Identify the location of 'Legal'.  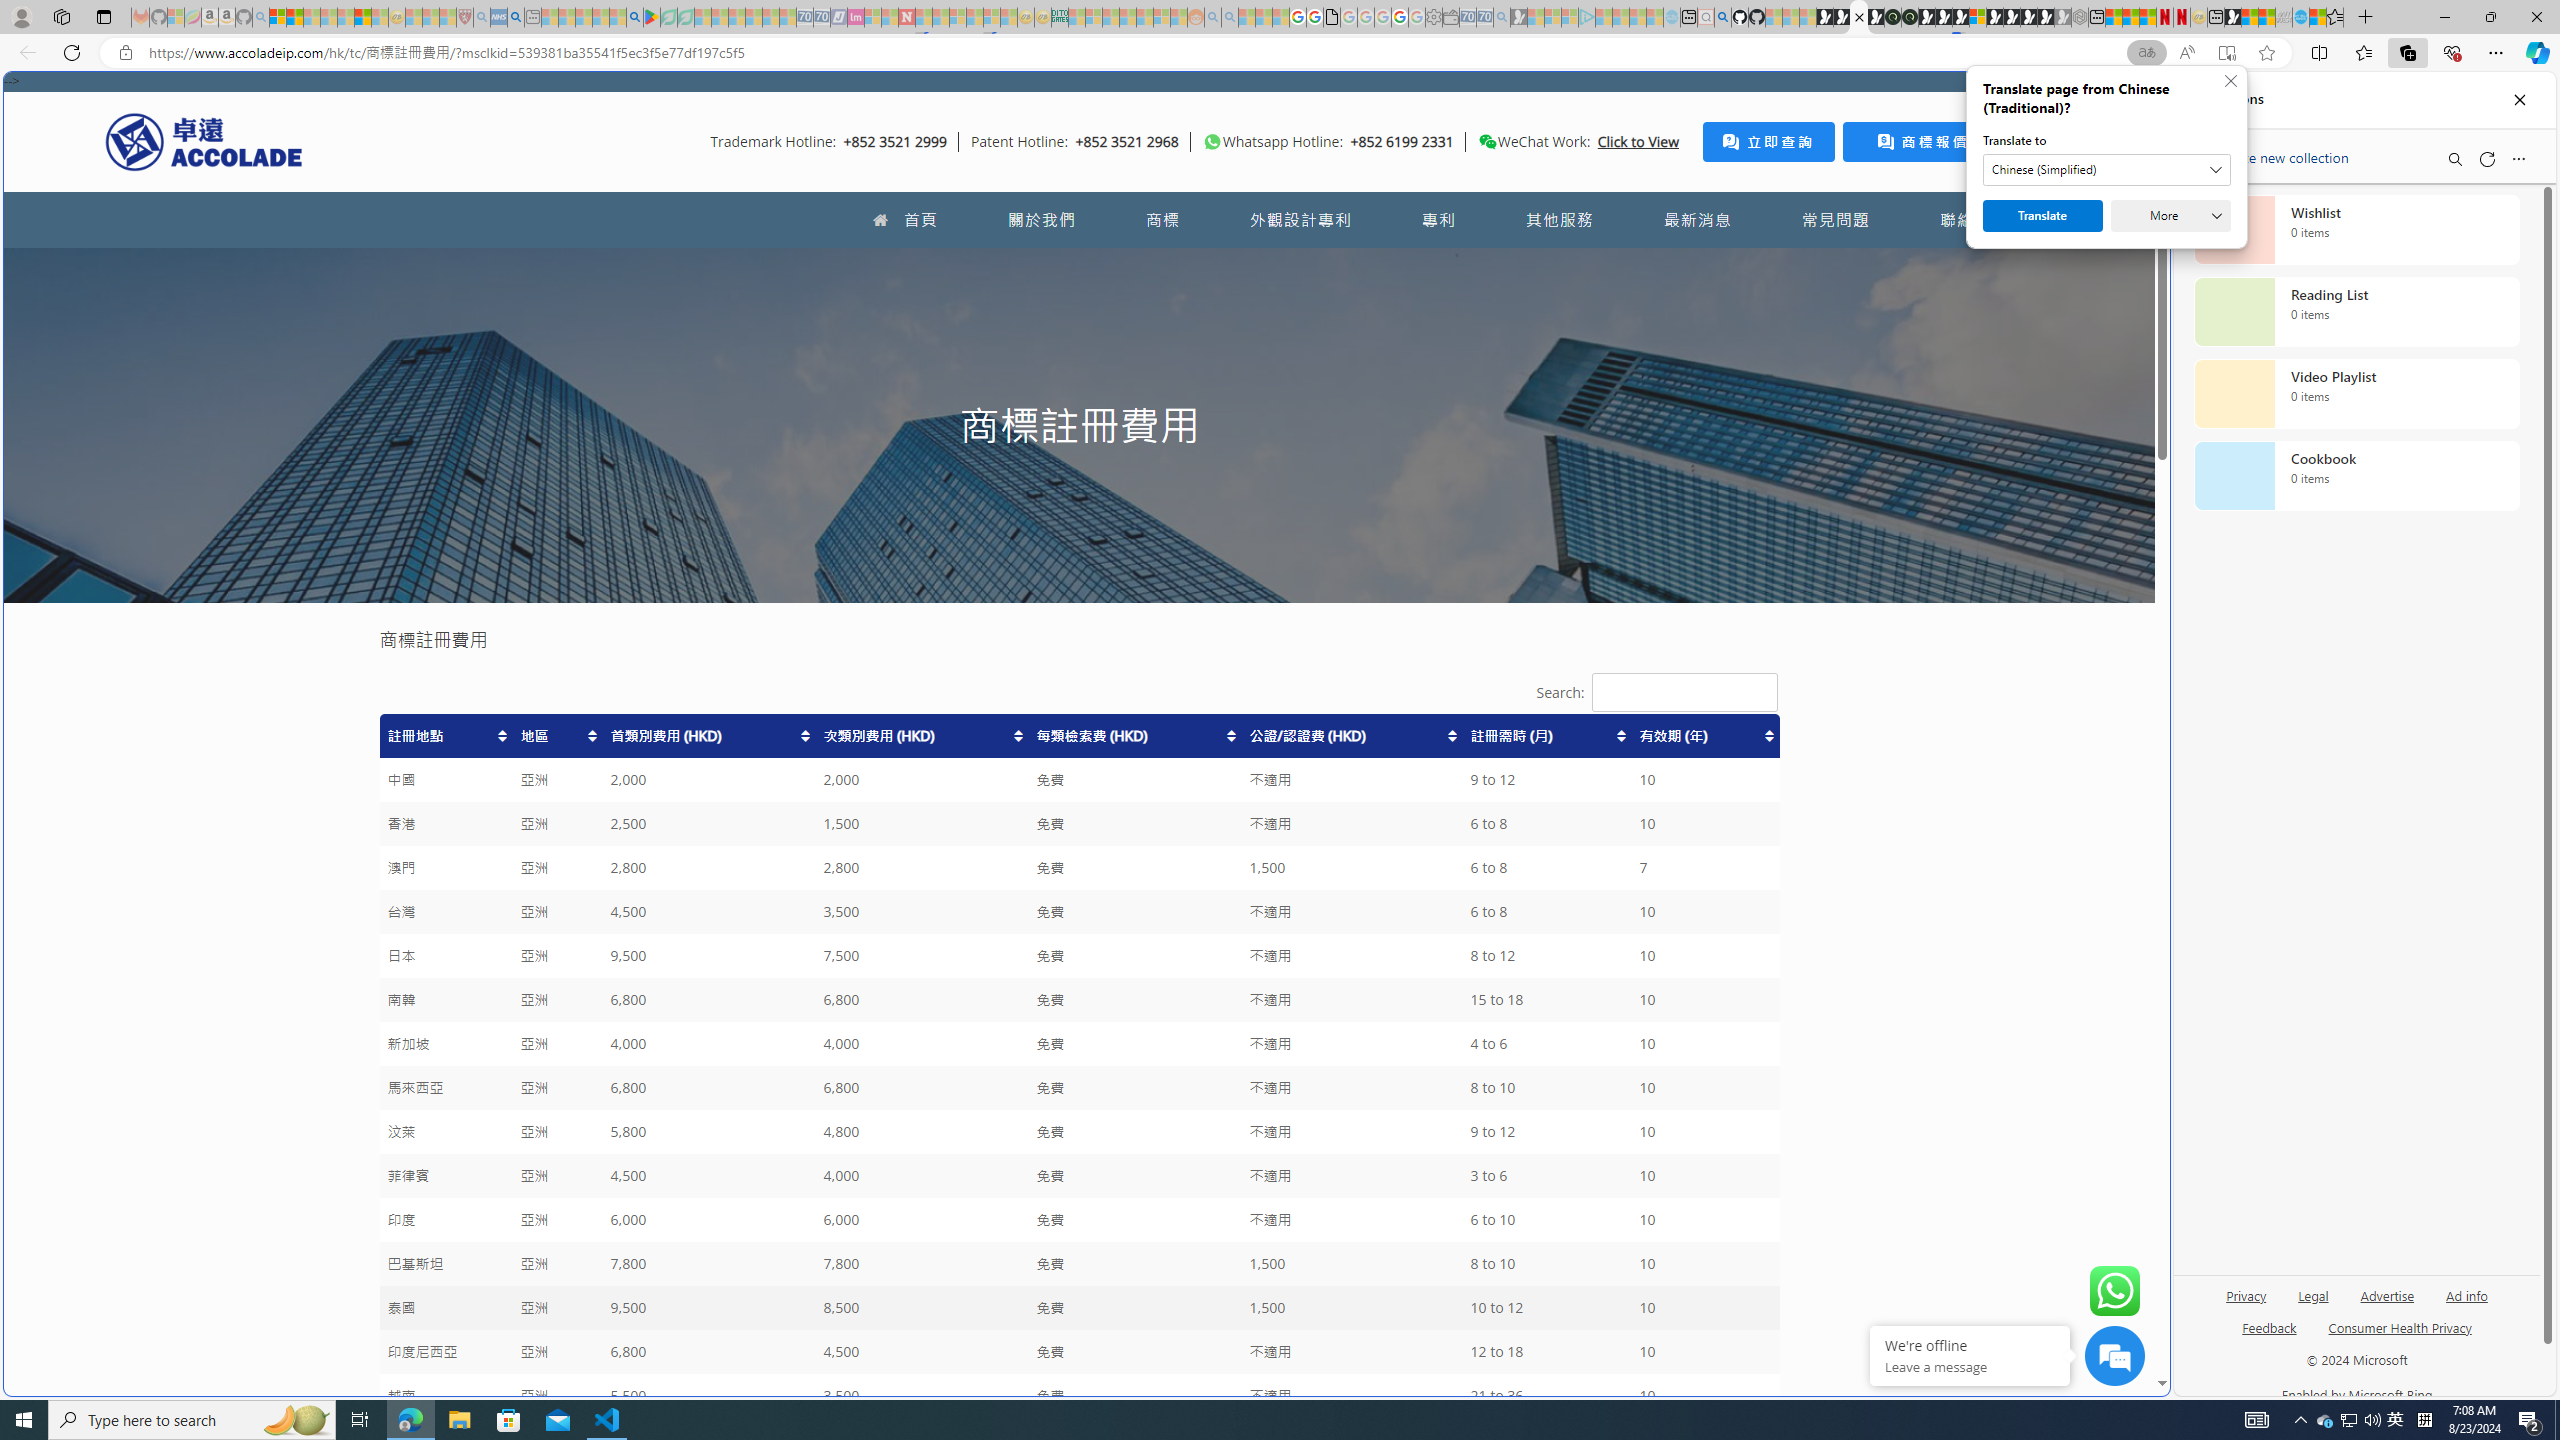
(2314, 1294).